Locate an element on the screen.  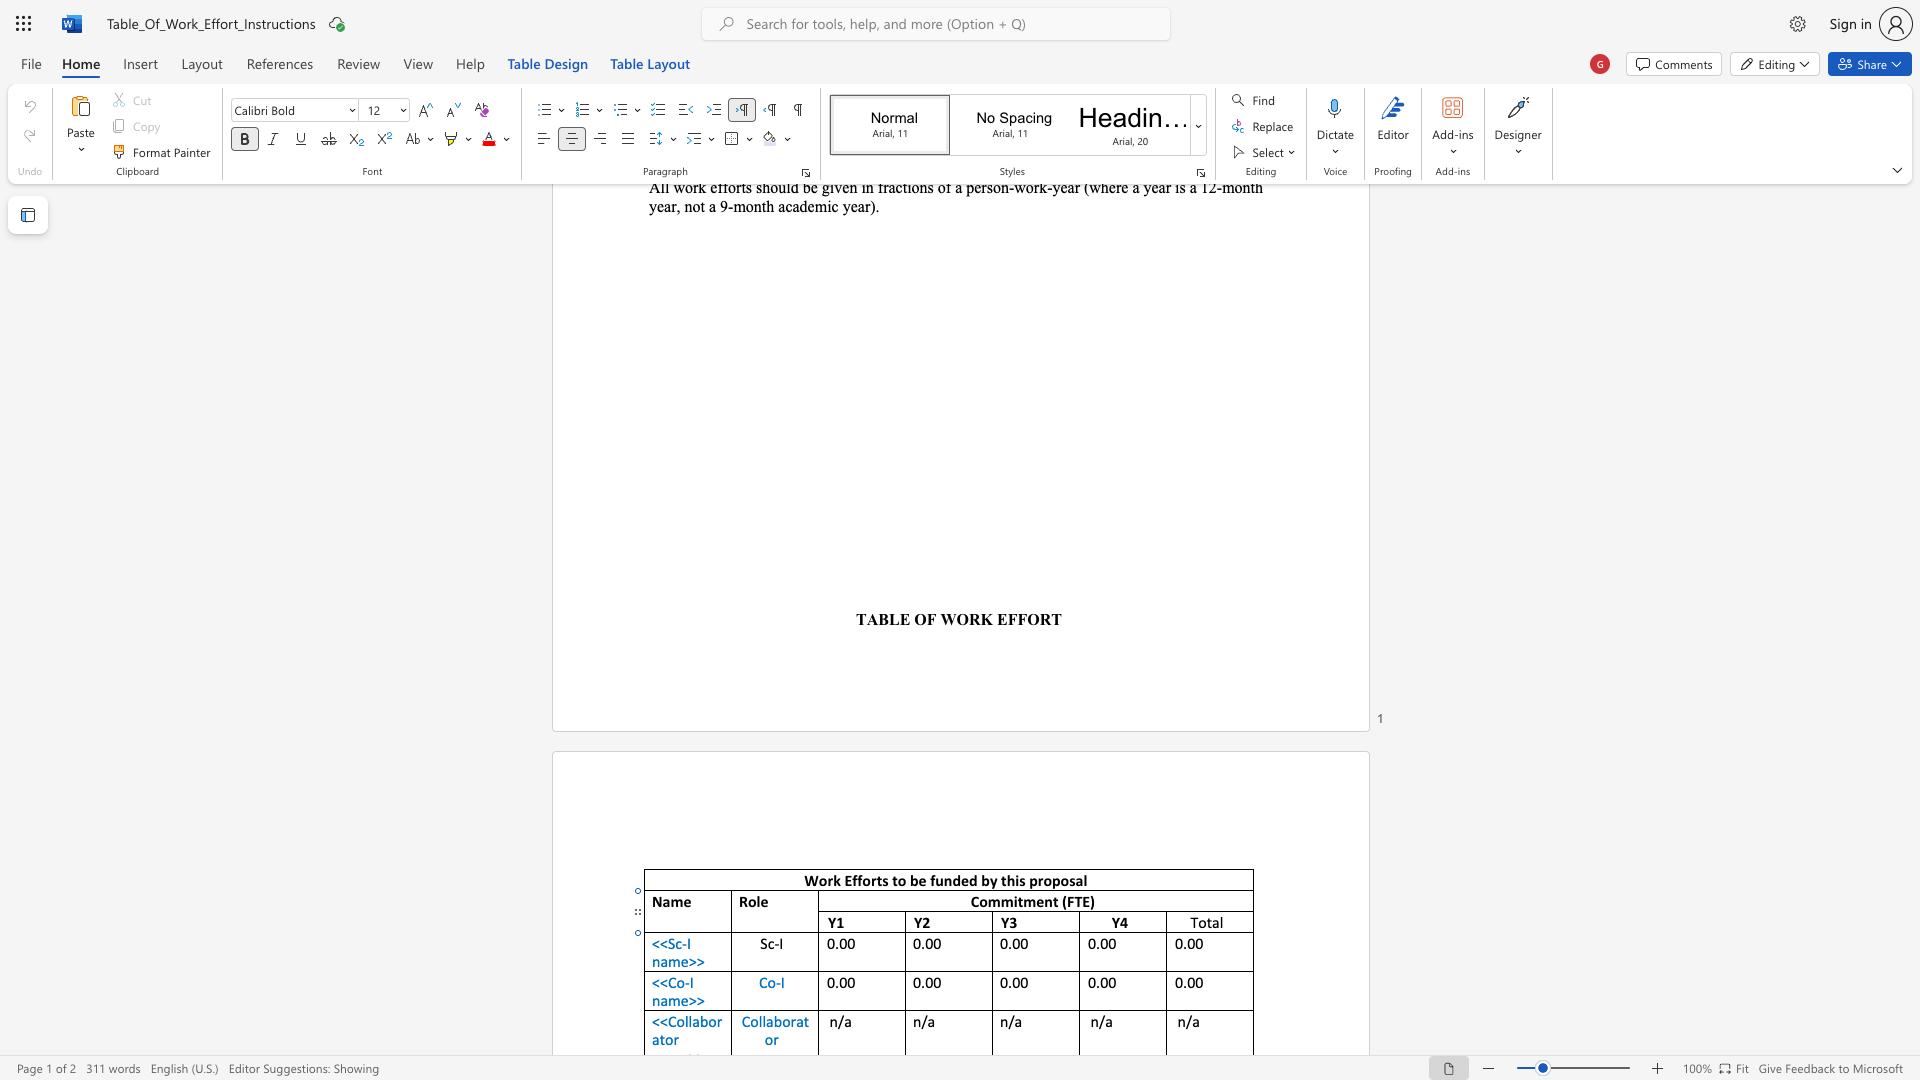
the space between the continuous character "-" and "I" in the text is located at coordinates (689, 981).